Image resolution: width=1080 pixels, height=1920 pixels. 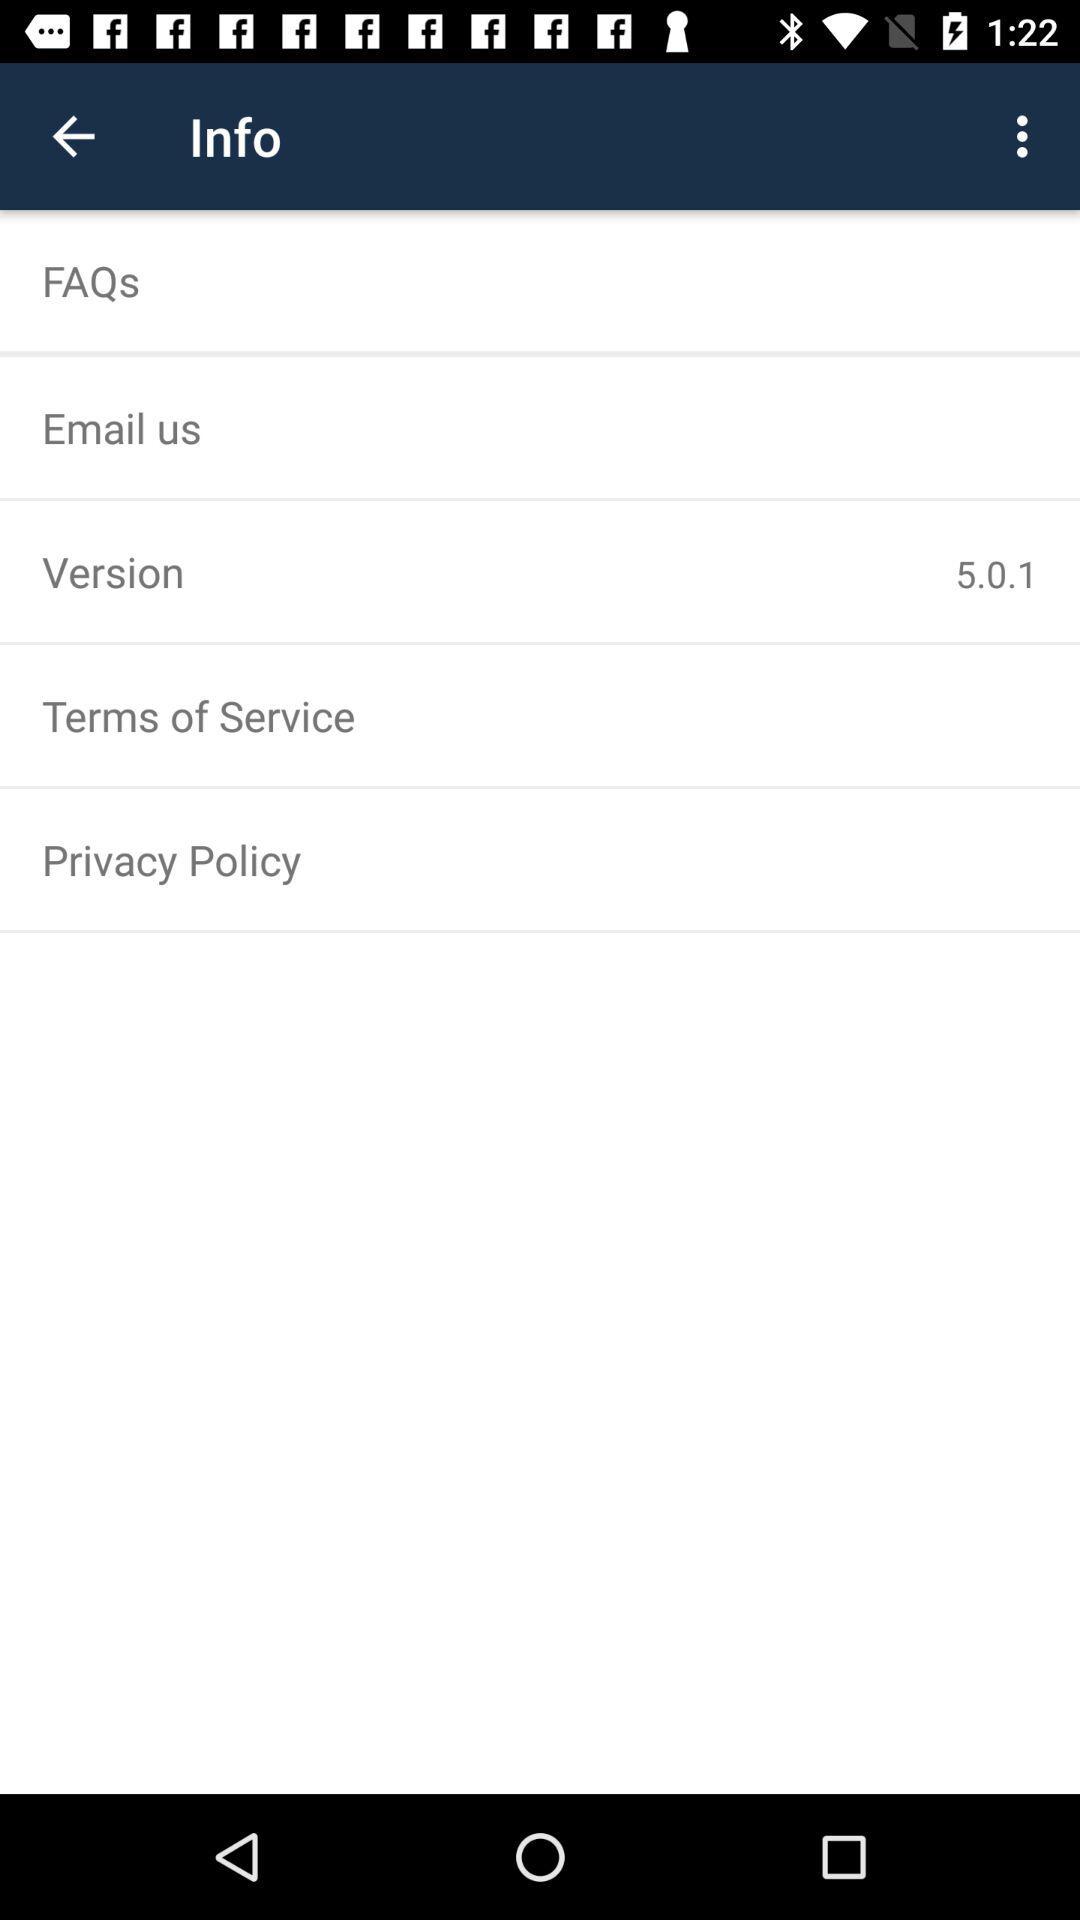 I want to click on the icon to the left of the info item, so click(x=72, y=135).